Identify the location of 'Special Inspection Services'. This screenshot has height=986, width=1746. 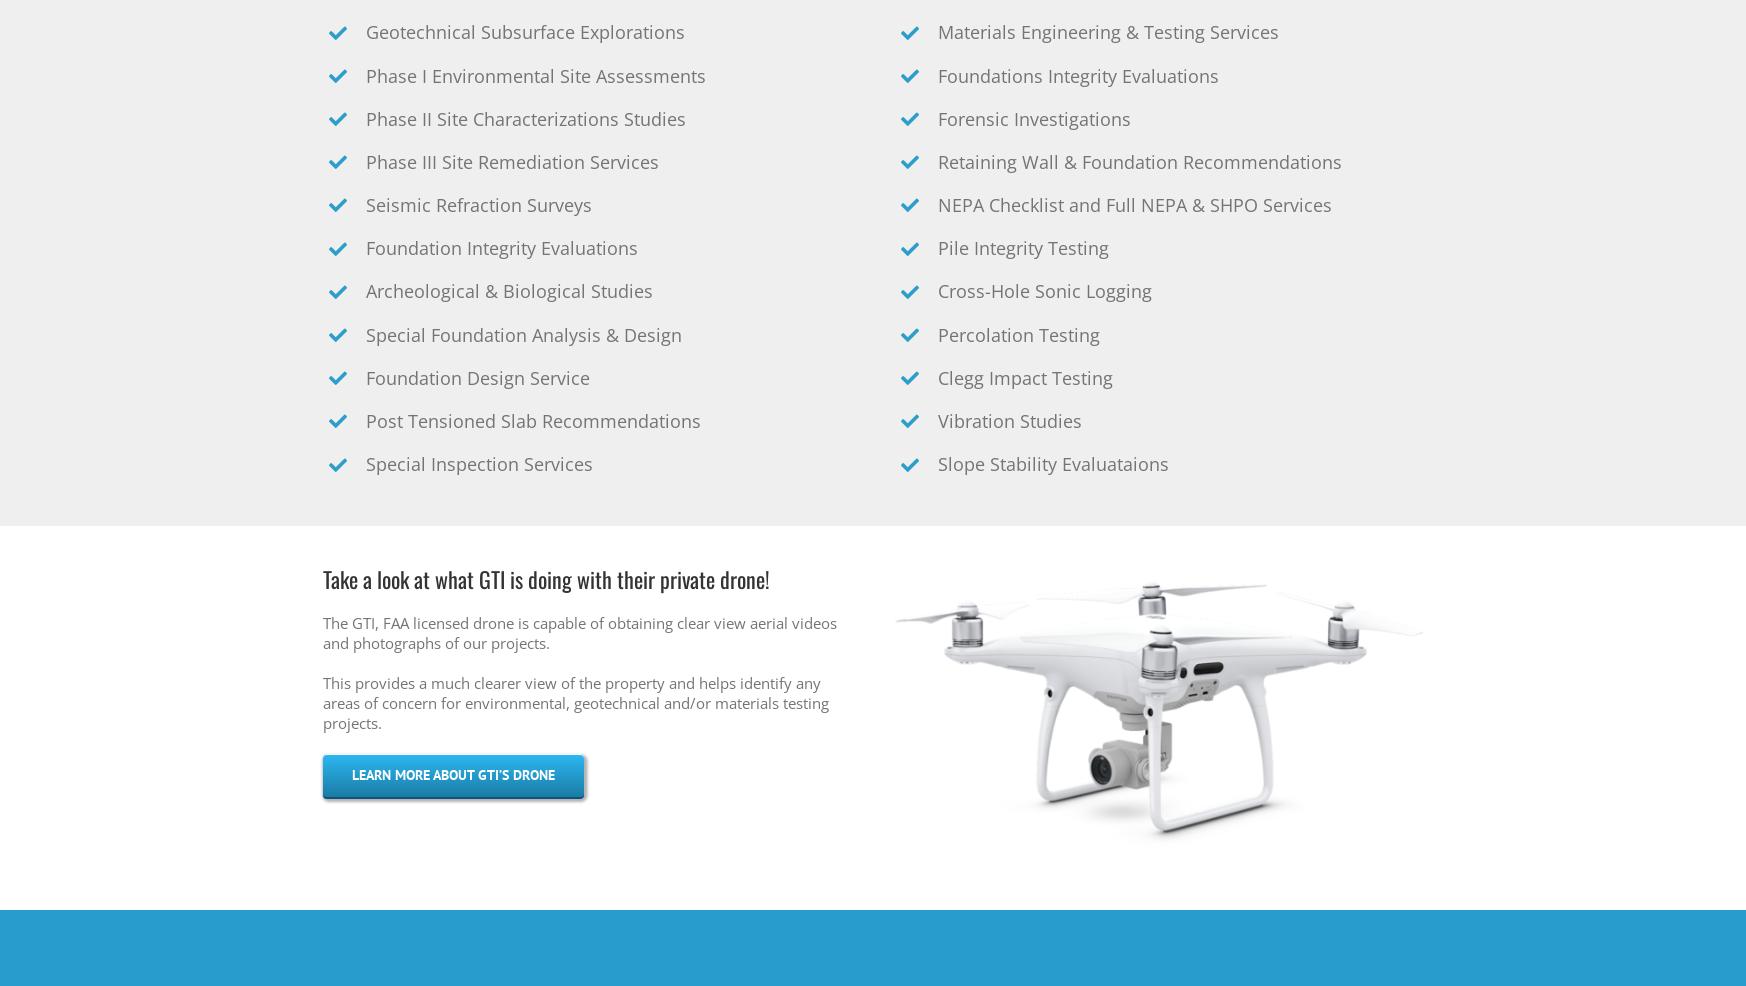
(479, 464).